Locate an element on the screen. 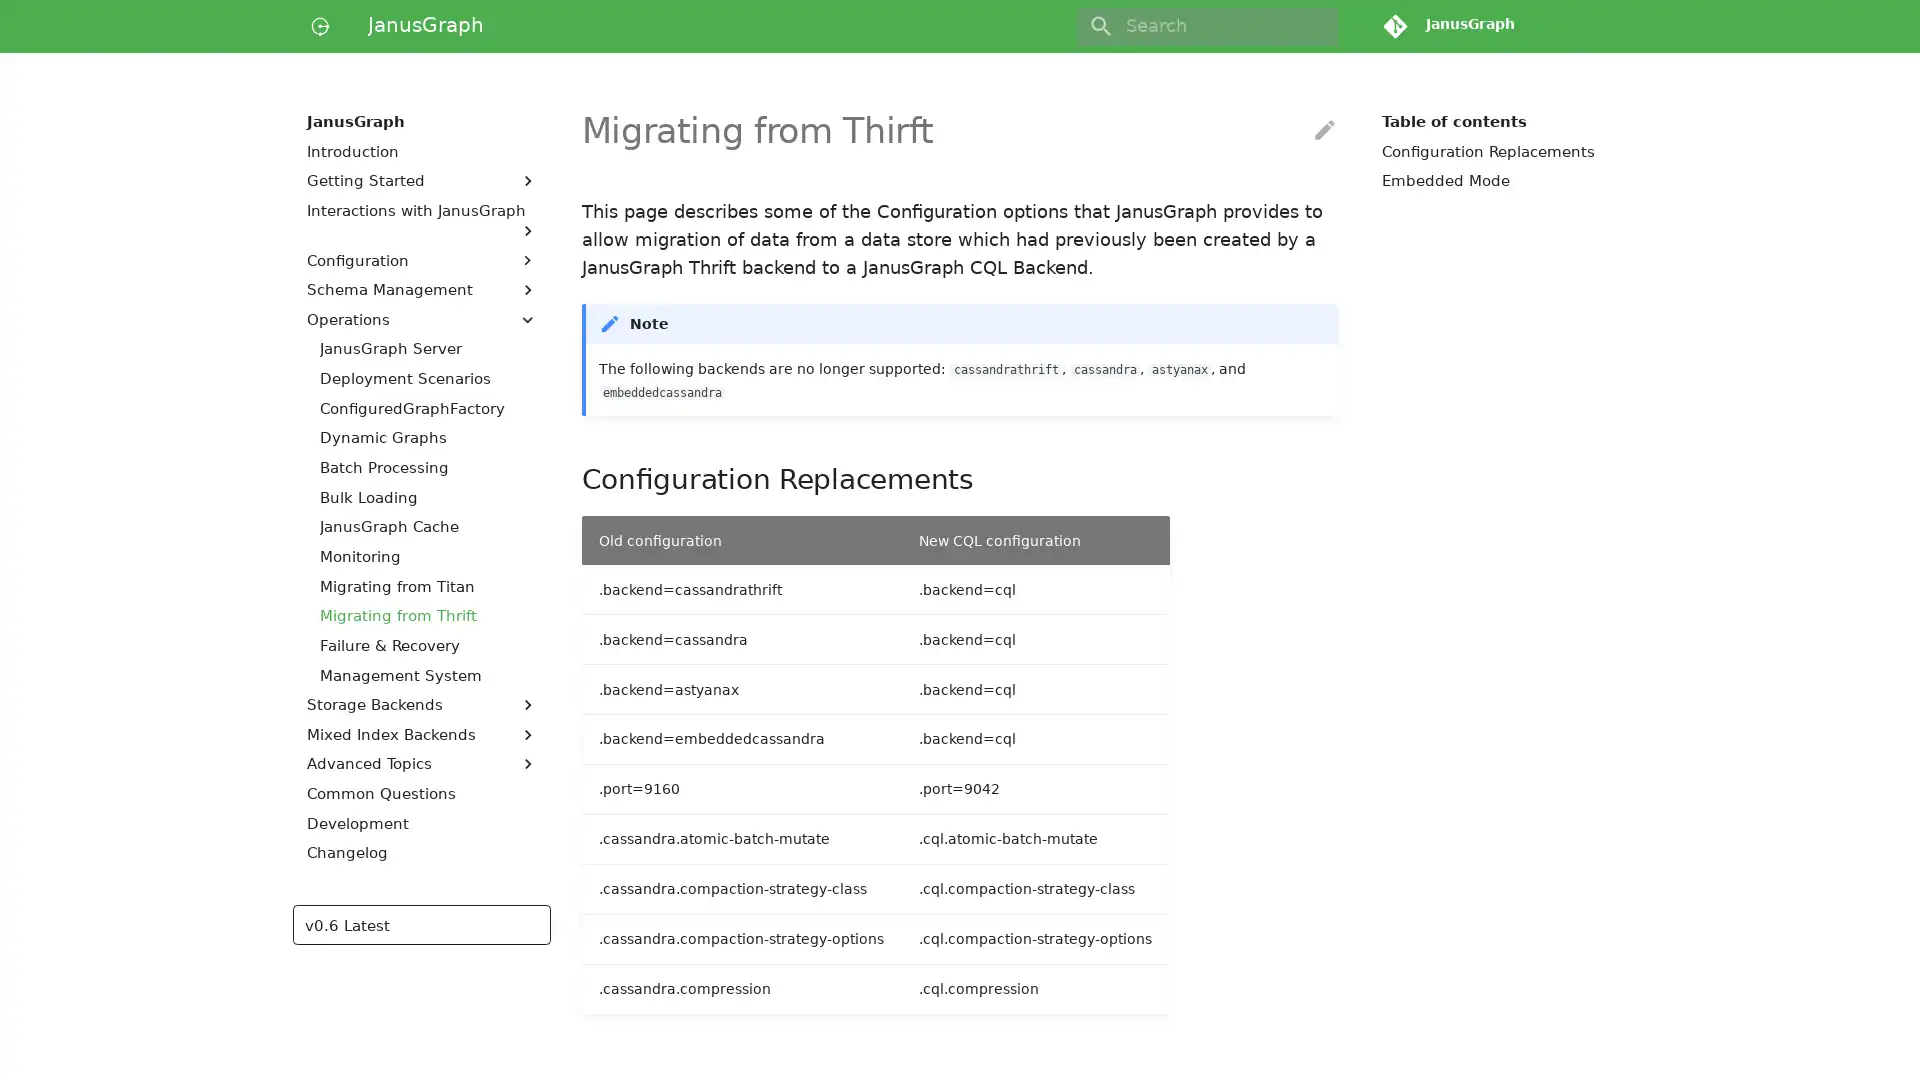  Clear is located at coordinates (1314, 26).